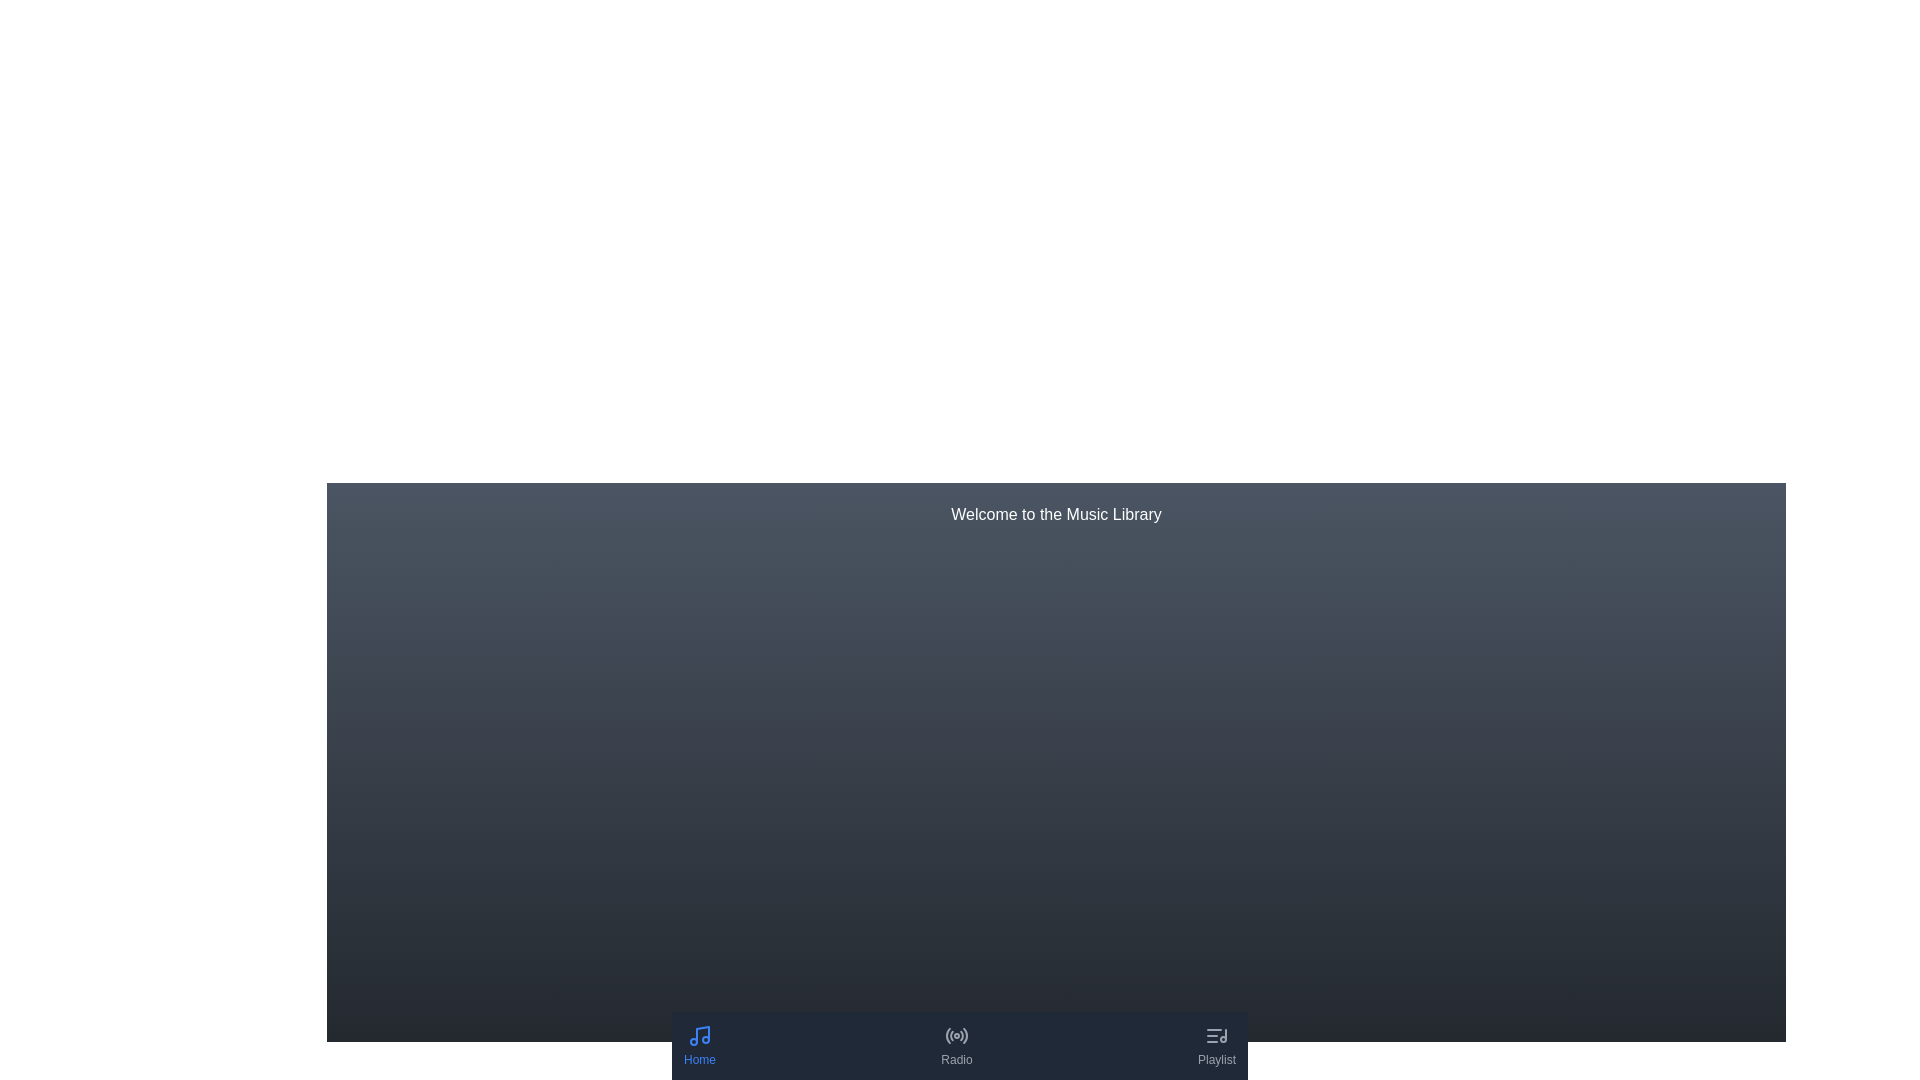 The height and width of the screenshot is (1080, 1920). I want to click on the 'Home' text label located in the bottom navigation bar under the musical note icon, so click(700, 1059).